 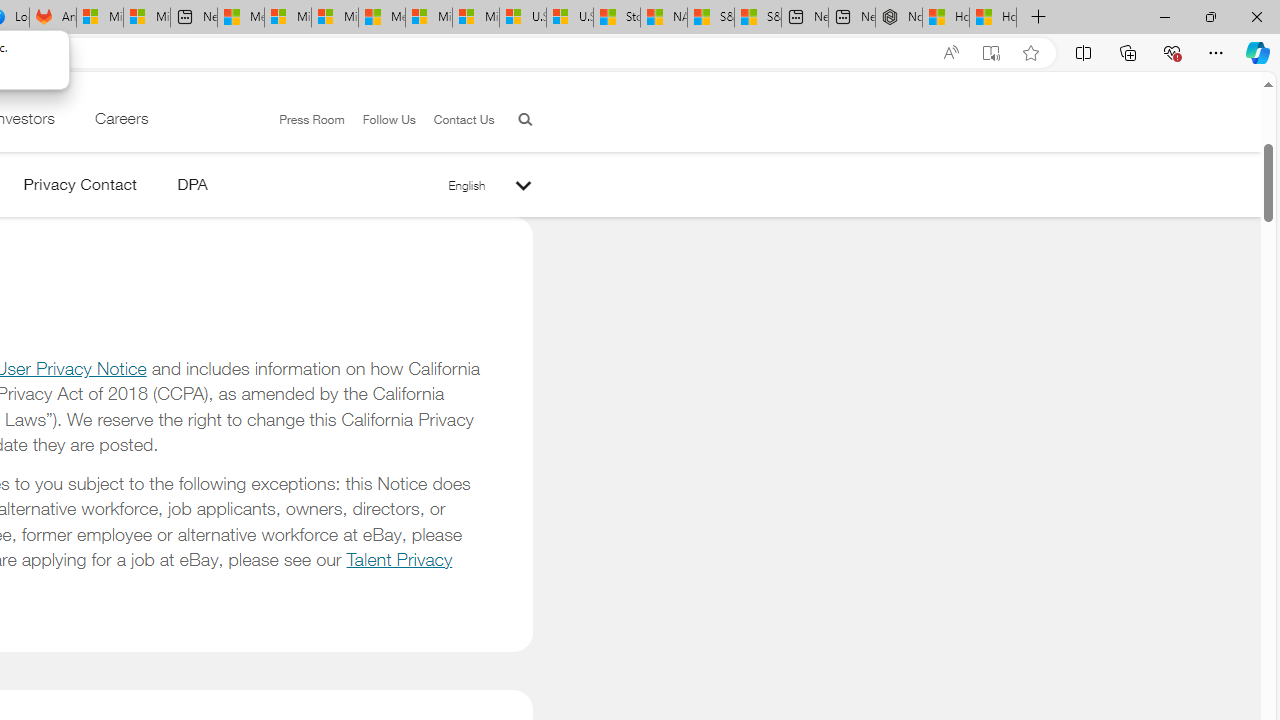 What do you see at coordinates (80, 188) in the screenshot?
I see `'Privacy Contact'` at bounding box center [80, 188].